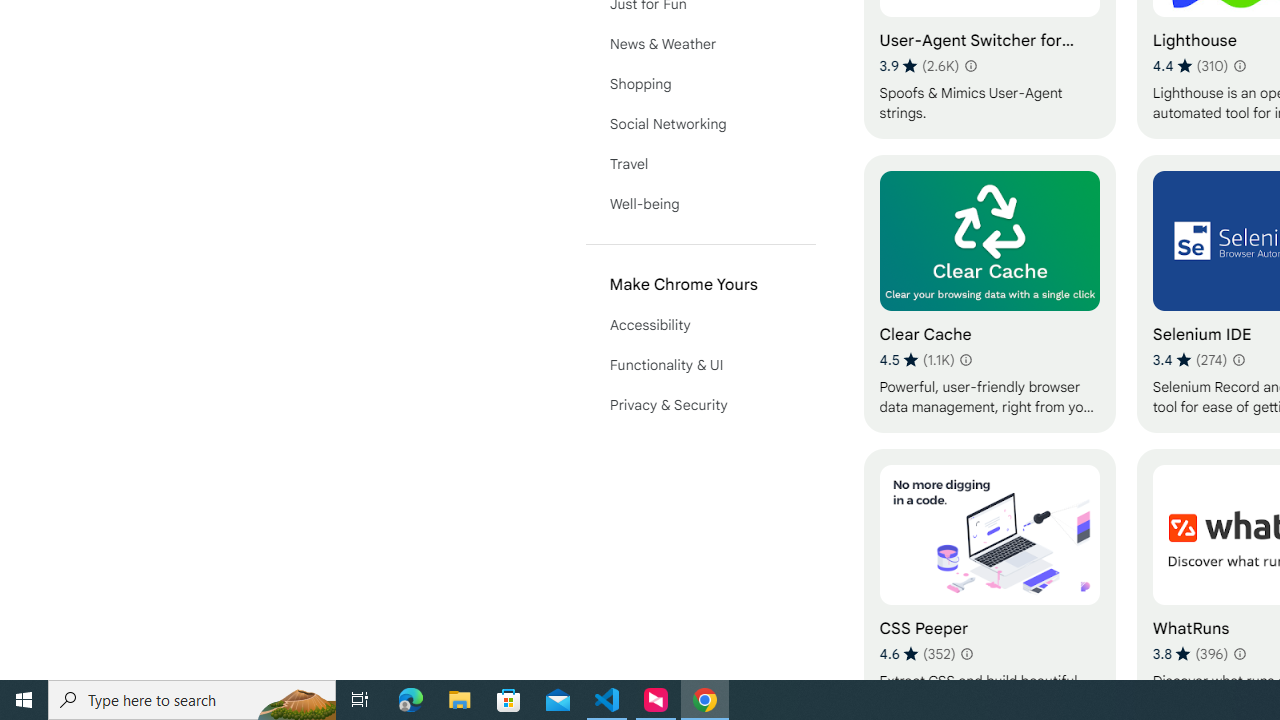 This screenshot has height=720, width=1280. Describe the element at coordinates (989, 293) in the screenshot. I see `'Clear Cache'` at that location.